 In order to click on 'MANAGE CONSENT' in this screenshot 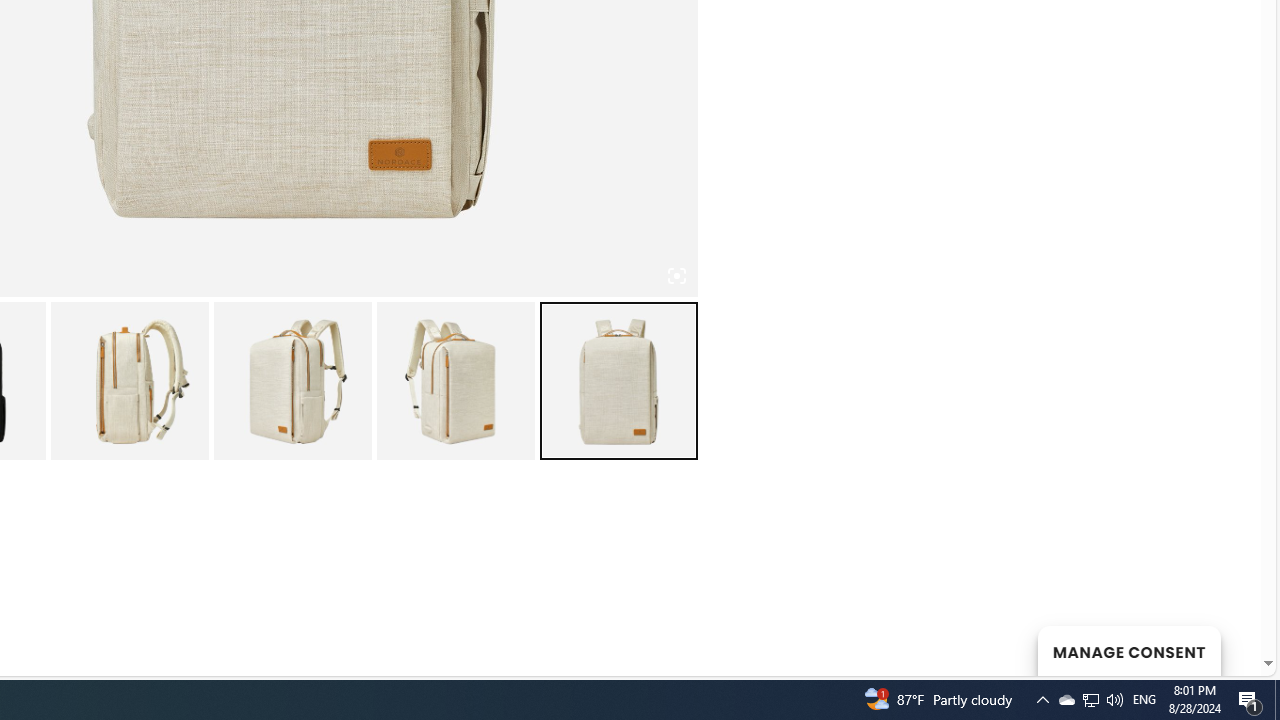, I will do `click(1128, 650)`.